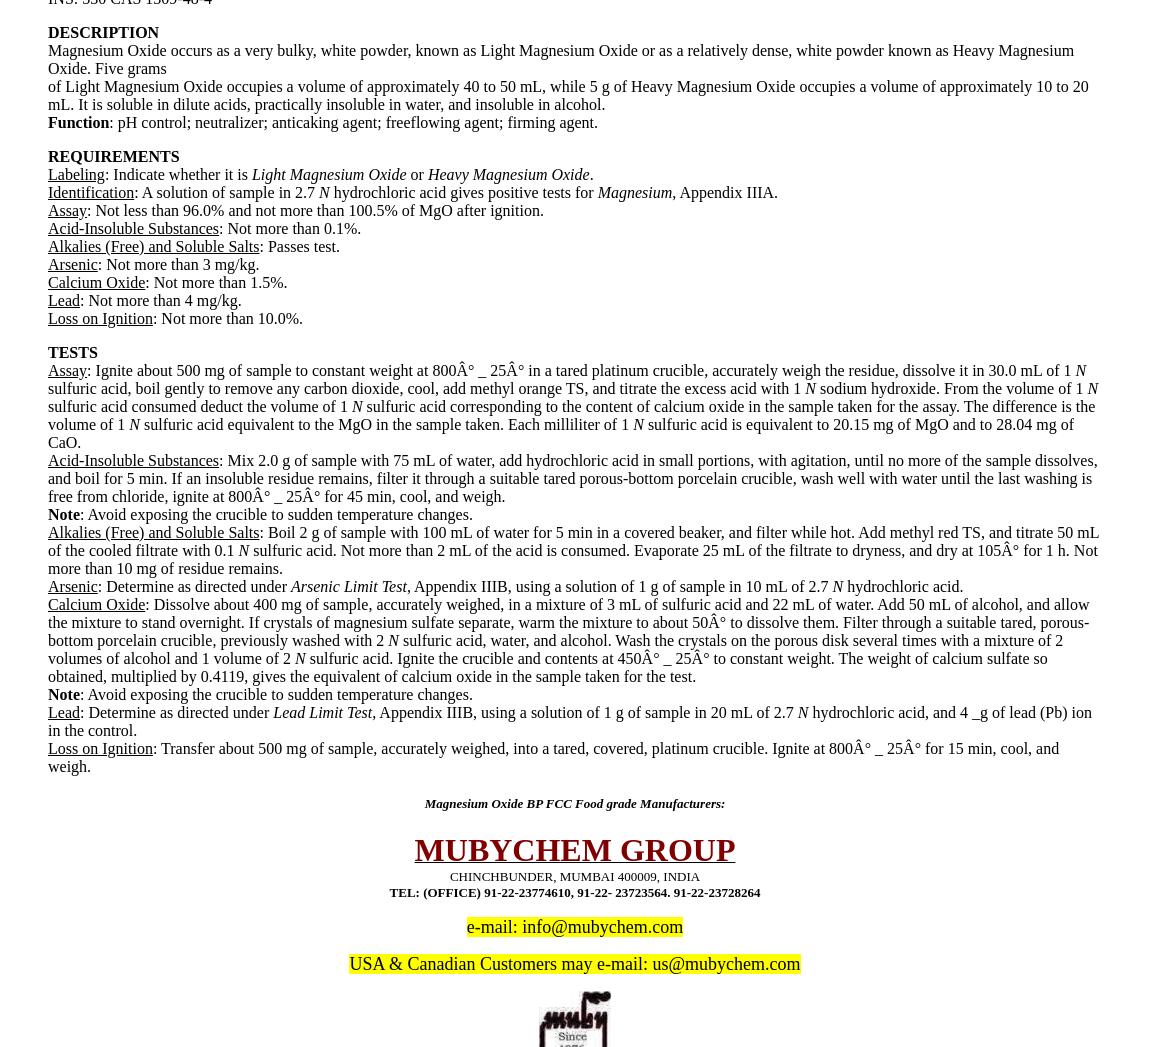 The image size is (1150, 1047). Describe the element at coordinates (568, 621) in the screenshot. I see `': Dissolve about 400 mg of sample, accurately weighed,  in a mixture of 3 mL of sulfuric acid and 22 mL of water. Add 50 mL of alcohol,  and allow the mixture to stand overnight. If crystals of magnesium sulfate  separate, warm the mixture to about 50Â° to dissolve them. Filter through a  suitable tared, porous-bottom porcelain crucible, previously washed with 2'` at that location.